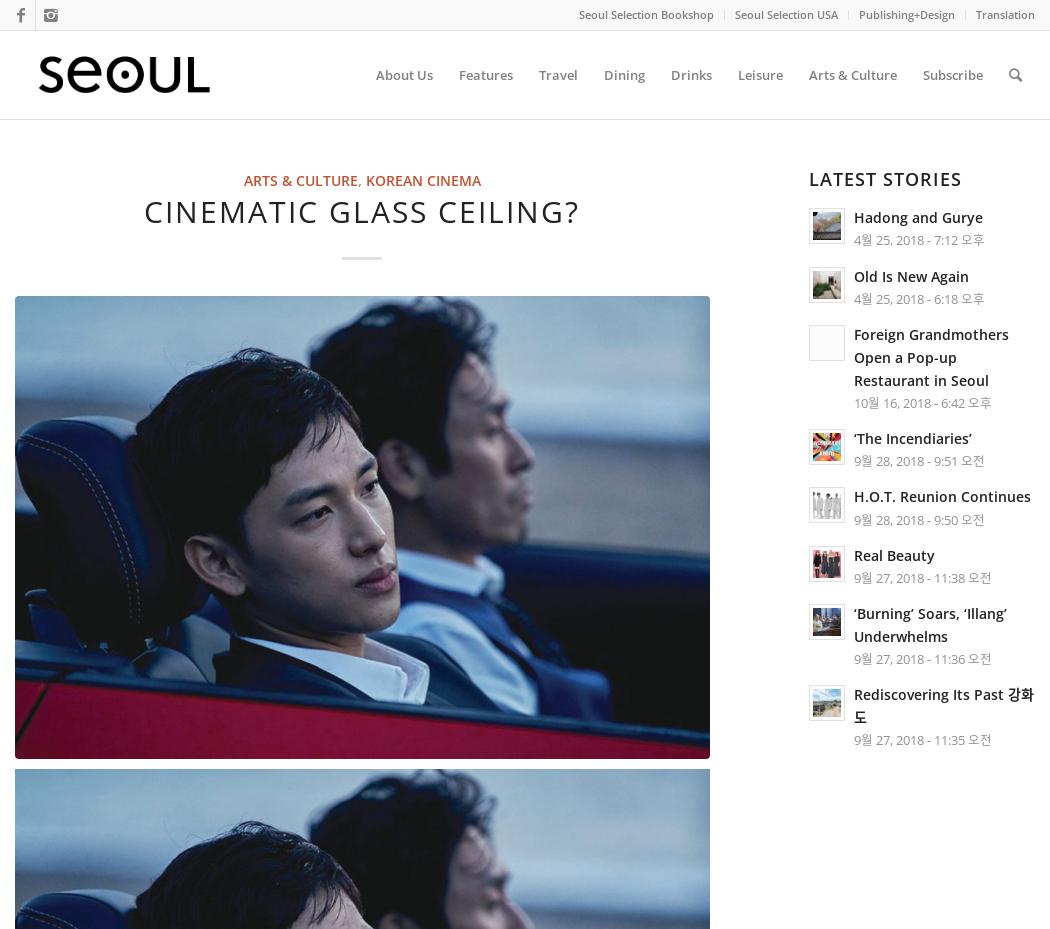 Image resolution: width=1050 pixels, height=929 pixels. I want to click on 'Arts & Culture', so click(298, 180).